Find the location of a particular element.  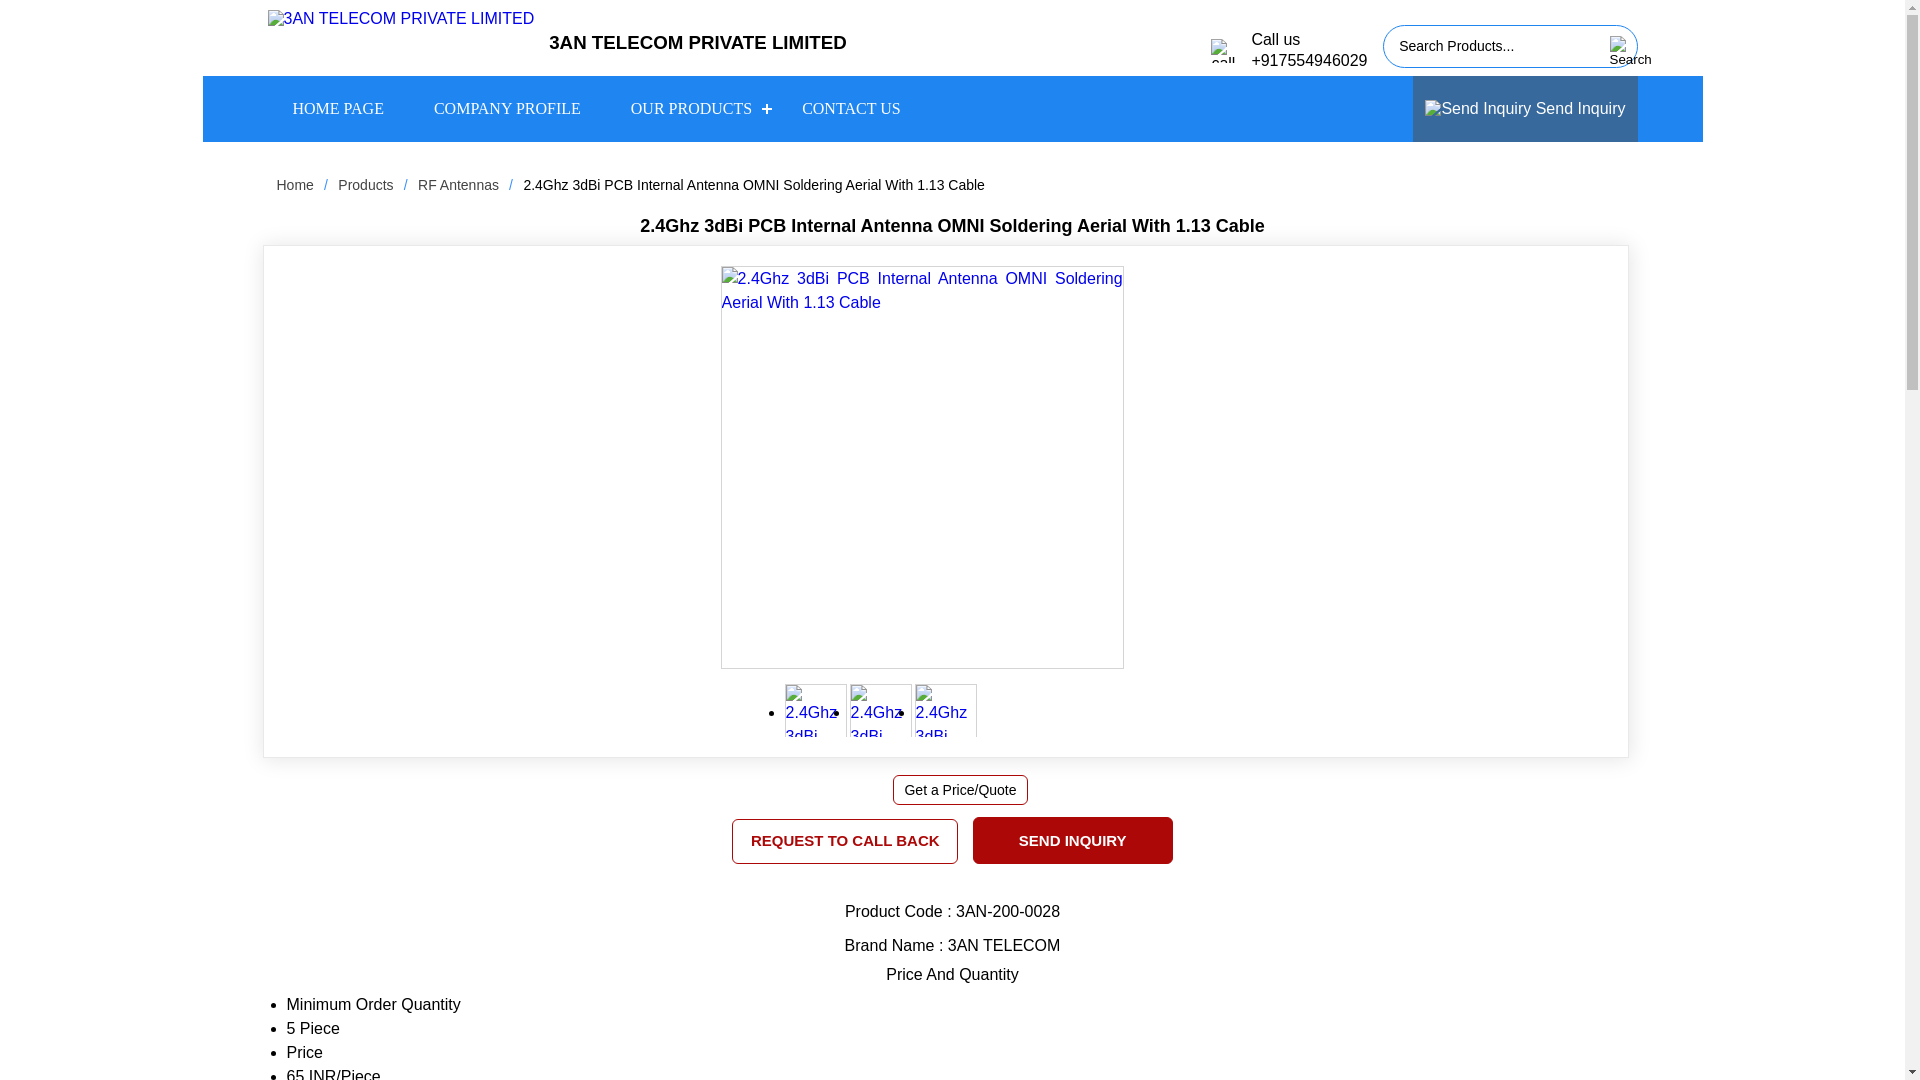

'Get a Price/Quote' is located at coordinates (960, 789).